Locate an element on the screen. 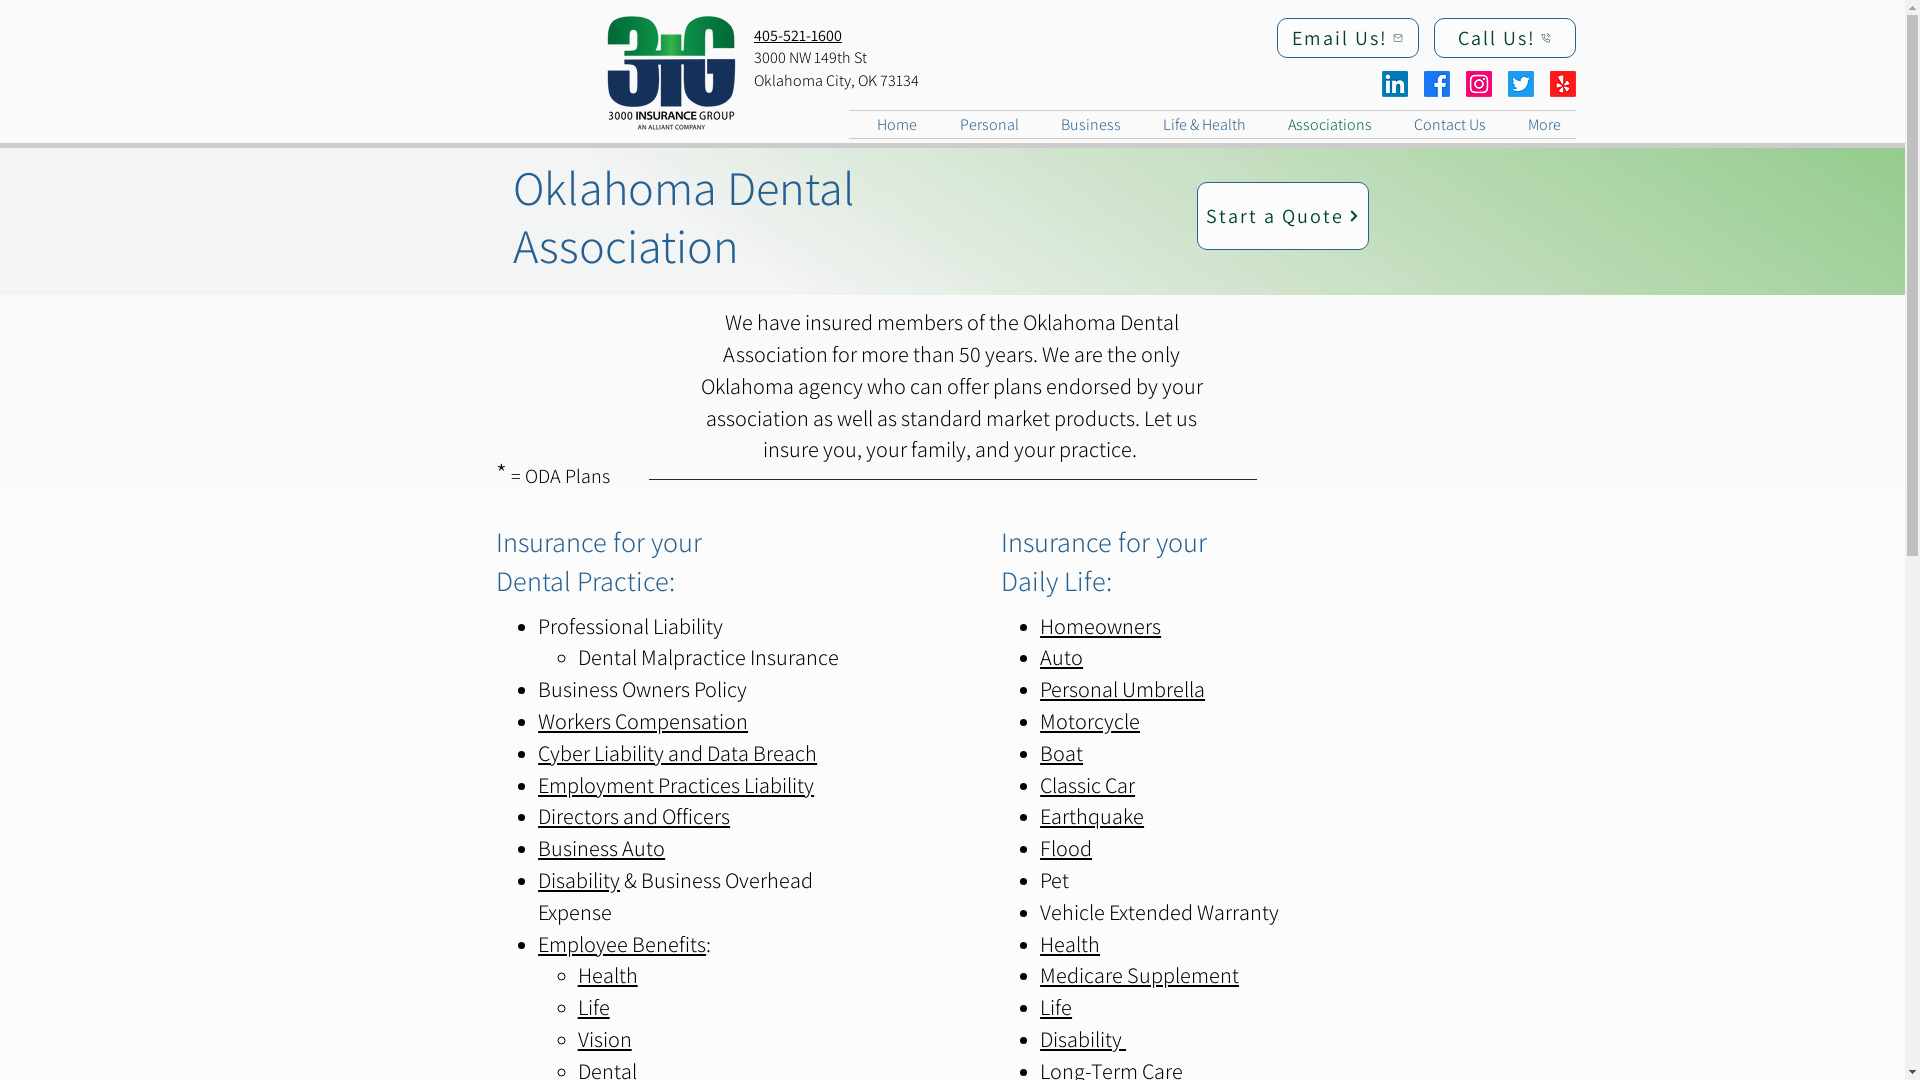 This screenshot has width=1920, height=1080. 'Start a Quote' is located at coordinates (1195, 216).